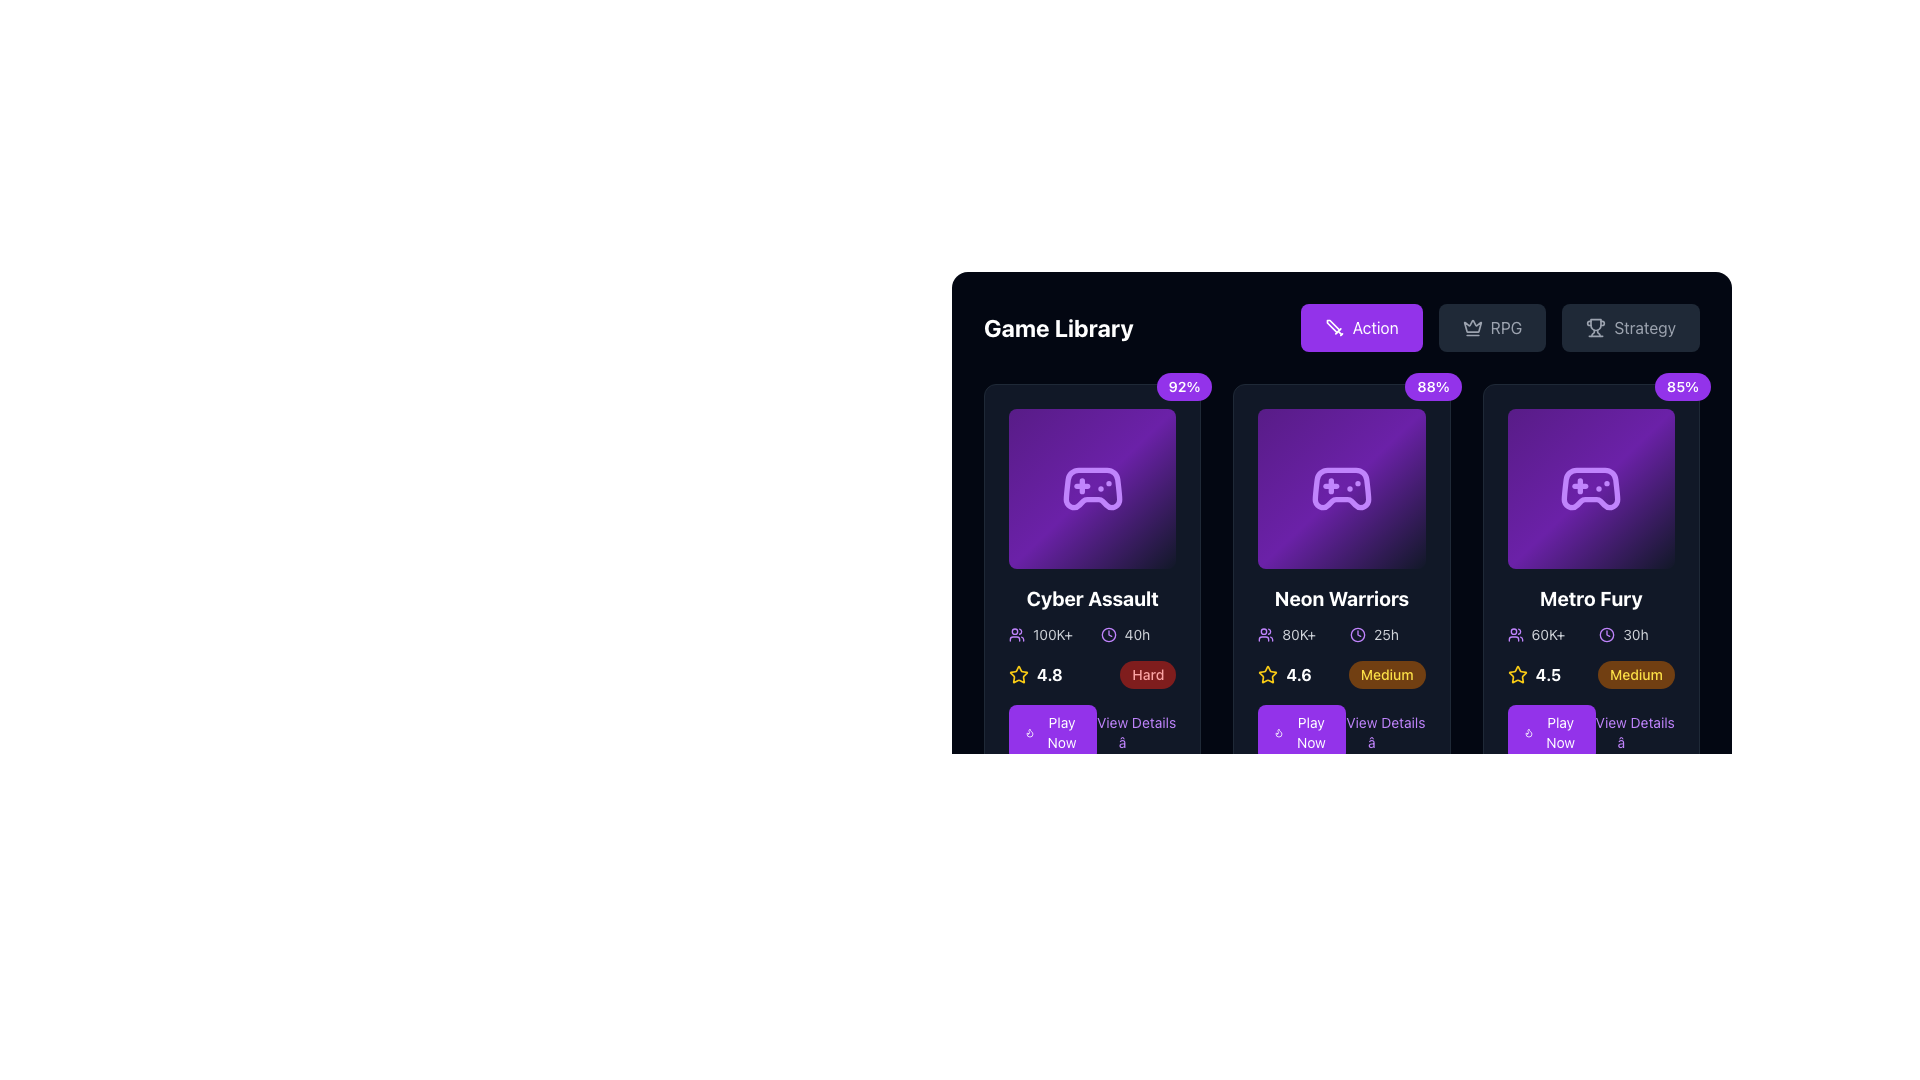  Describe the element at coordinates (1360, 326) in the screenshot. I see `the rectangular button with a purple background and white text labeled 'Action' located in the top-middle section of the interface` at that location.